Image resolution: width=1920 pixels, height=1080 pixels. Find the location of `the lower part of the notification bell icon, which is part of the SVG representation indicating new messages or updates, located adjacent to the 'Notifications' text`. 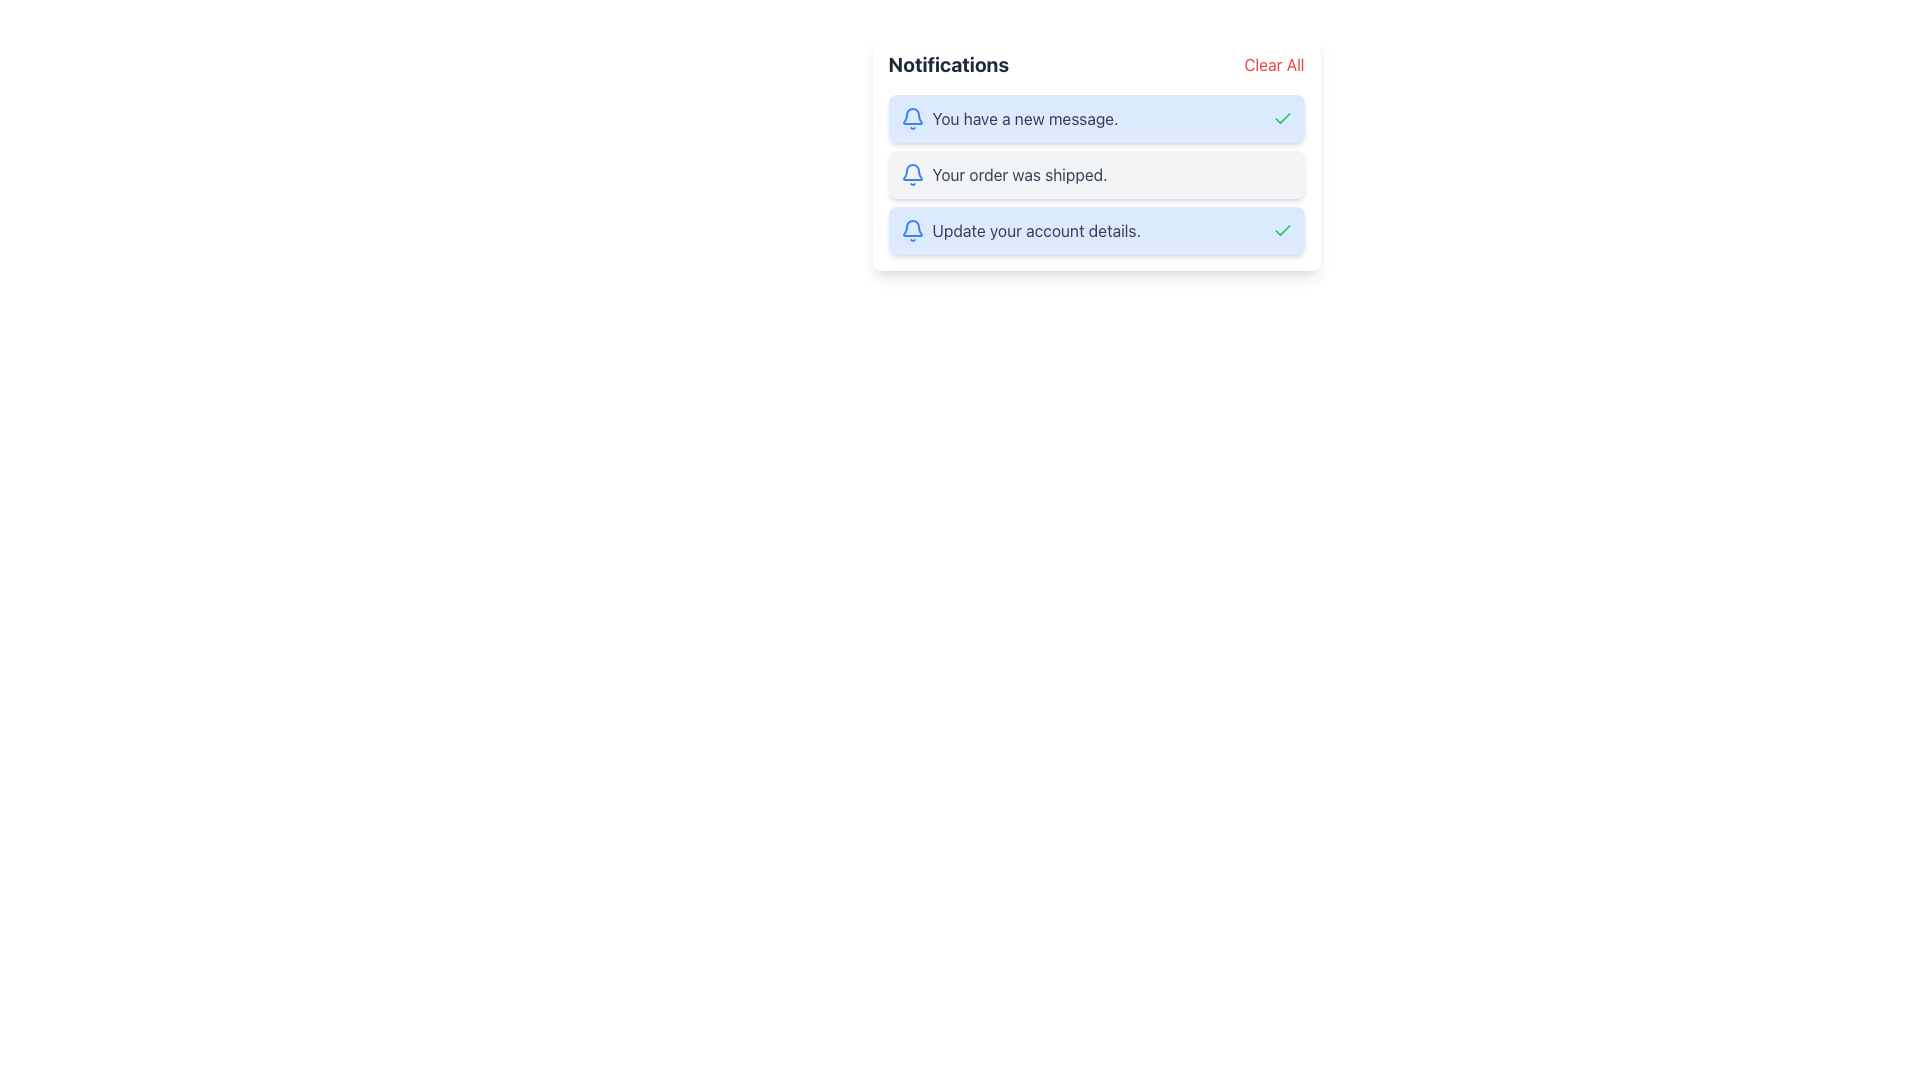

the lower part of the notification bell icon, which is part of the SVG representation indicating new messages or updates, located adjacent to the 'Notifications' text is located at coordinates (911, 171).